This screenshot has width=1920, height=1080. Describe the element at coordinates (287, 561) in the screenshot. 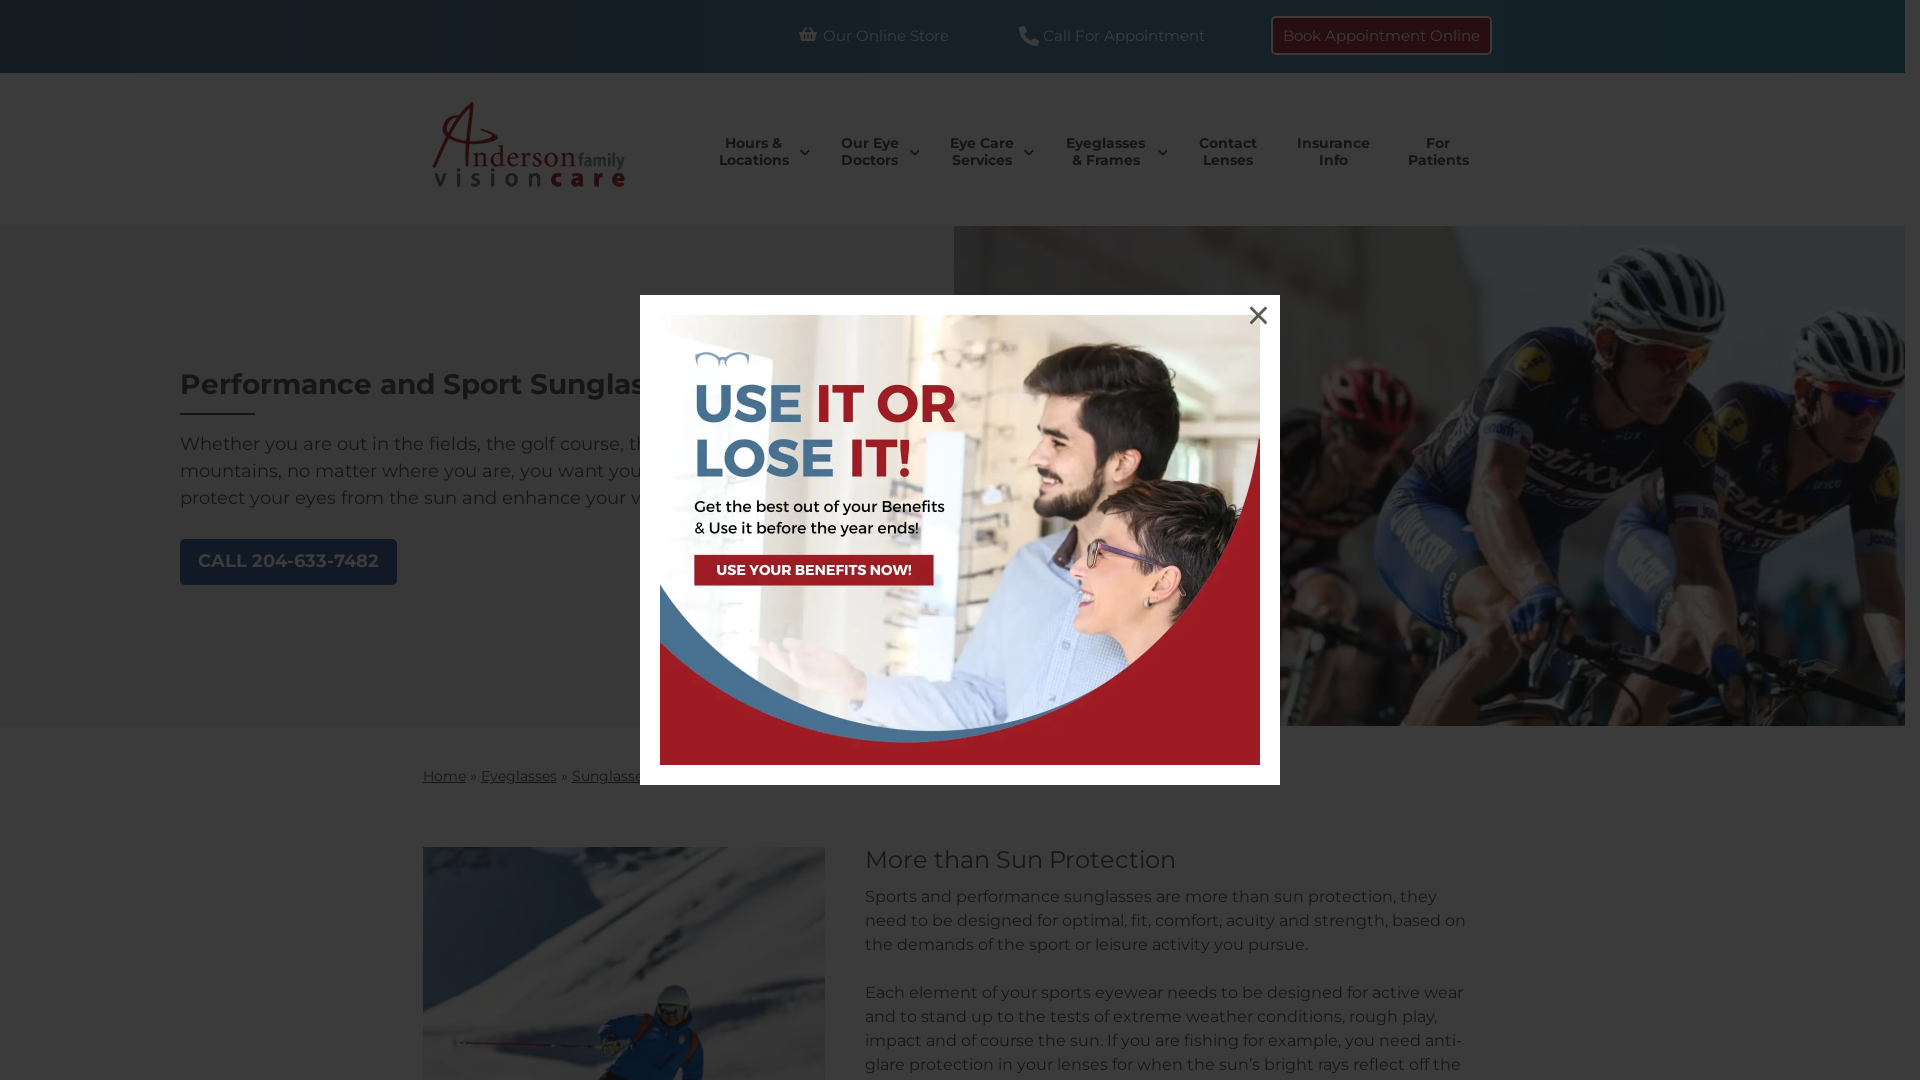

I see `'CALL 204-633-7482'` at that location.